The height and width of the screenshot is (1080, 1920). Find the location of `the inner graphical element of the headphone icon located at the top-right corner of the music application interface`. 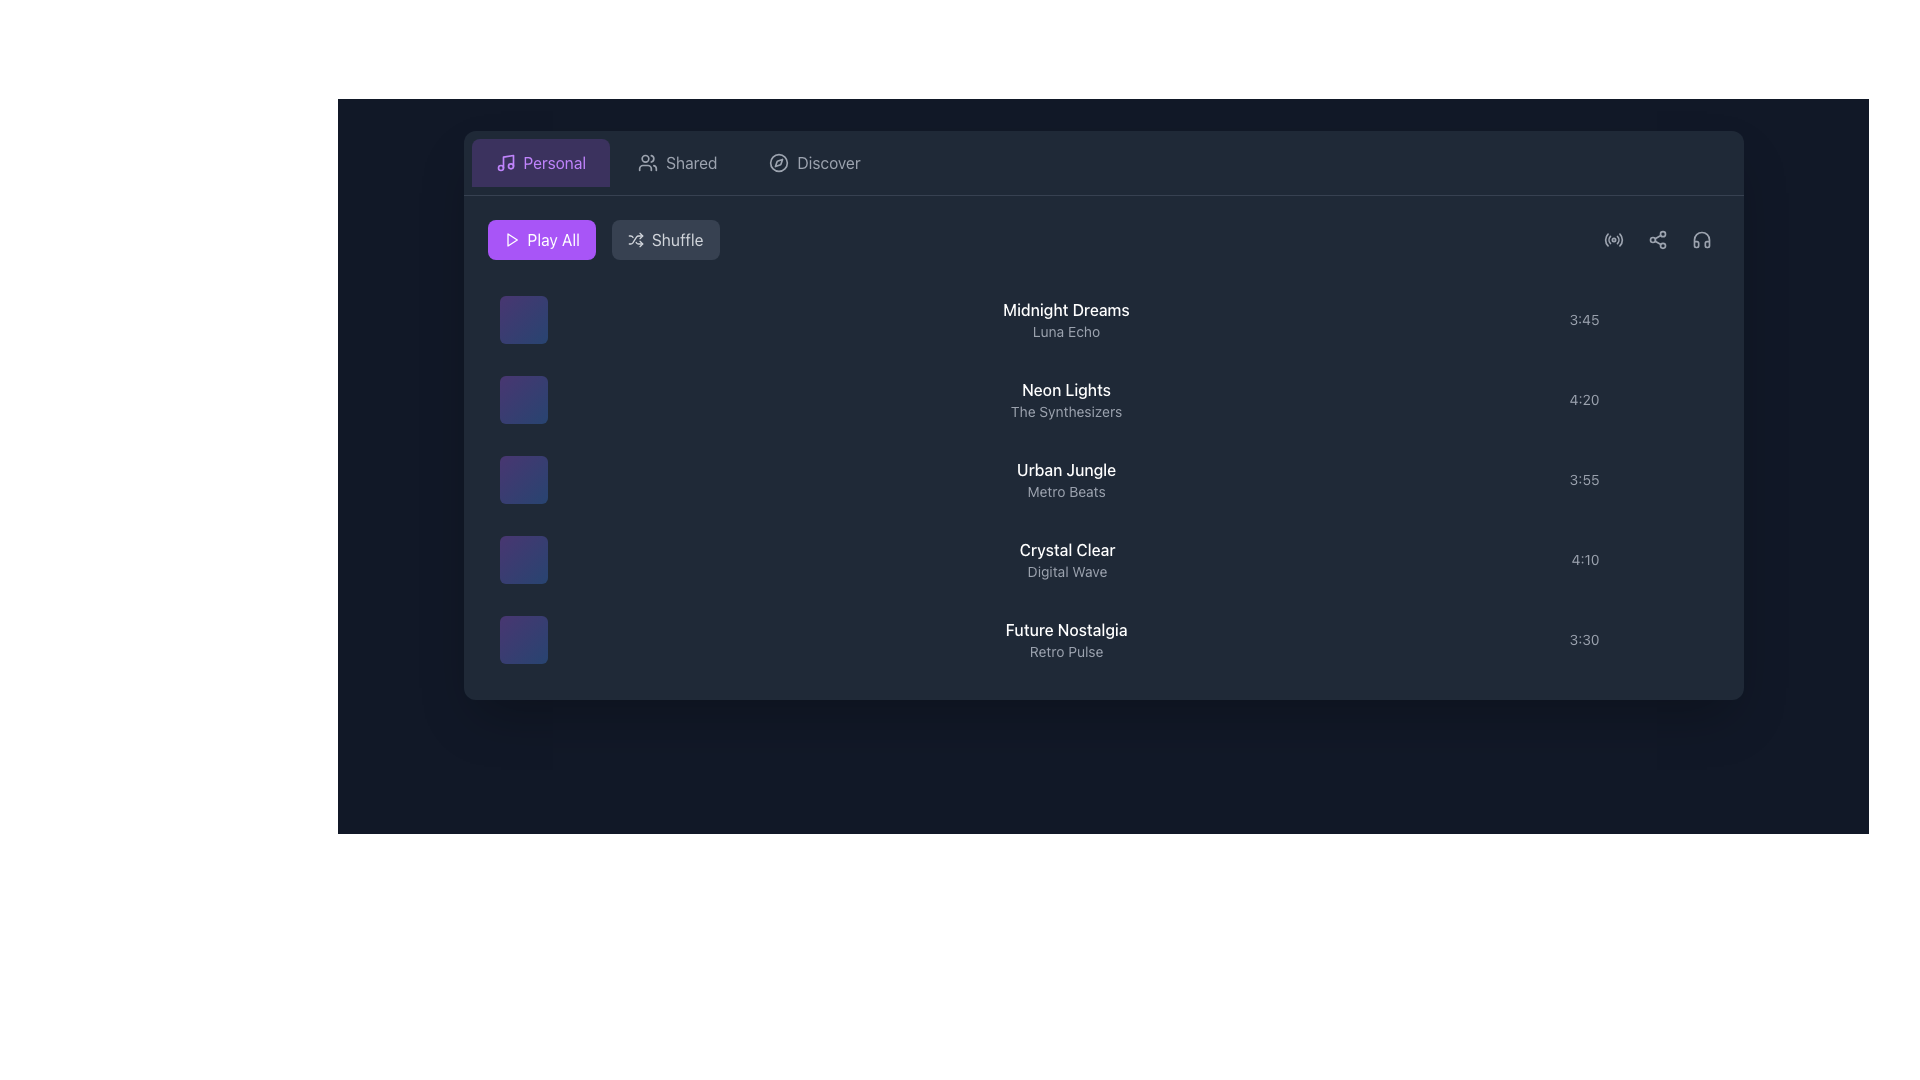

the inner graphical element of the headphone icon located at the top-right corner of the music application interface is located at coordinates (1700, 238).